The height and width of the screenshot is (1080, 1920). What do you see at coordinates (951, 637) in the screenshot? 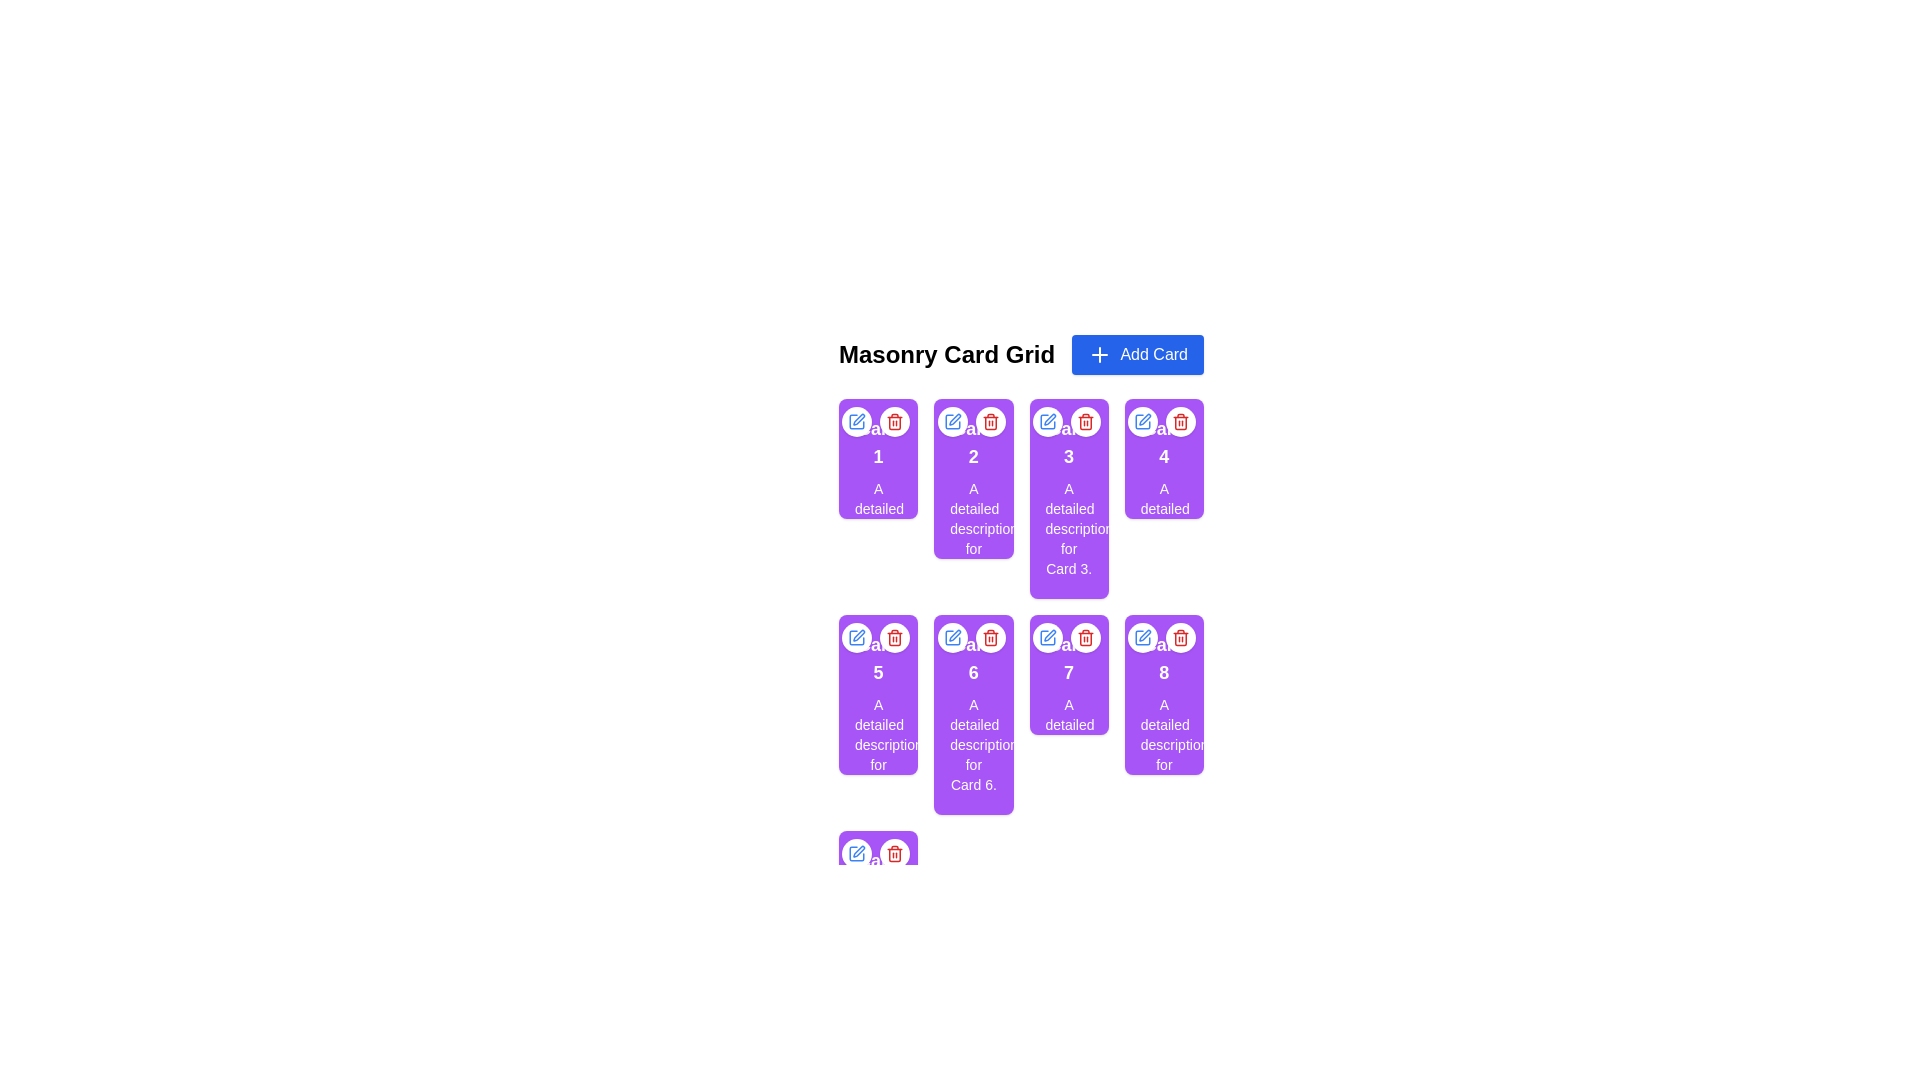
I see `the blue pen icon button located at the top-left corner of the card labeled '6'` at bounding box center [951, 637].